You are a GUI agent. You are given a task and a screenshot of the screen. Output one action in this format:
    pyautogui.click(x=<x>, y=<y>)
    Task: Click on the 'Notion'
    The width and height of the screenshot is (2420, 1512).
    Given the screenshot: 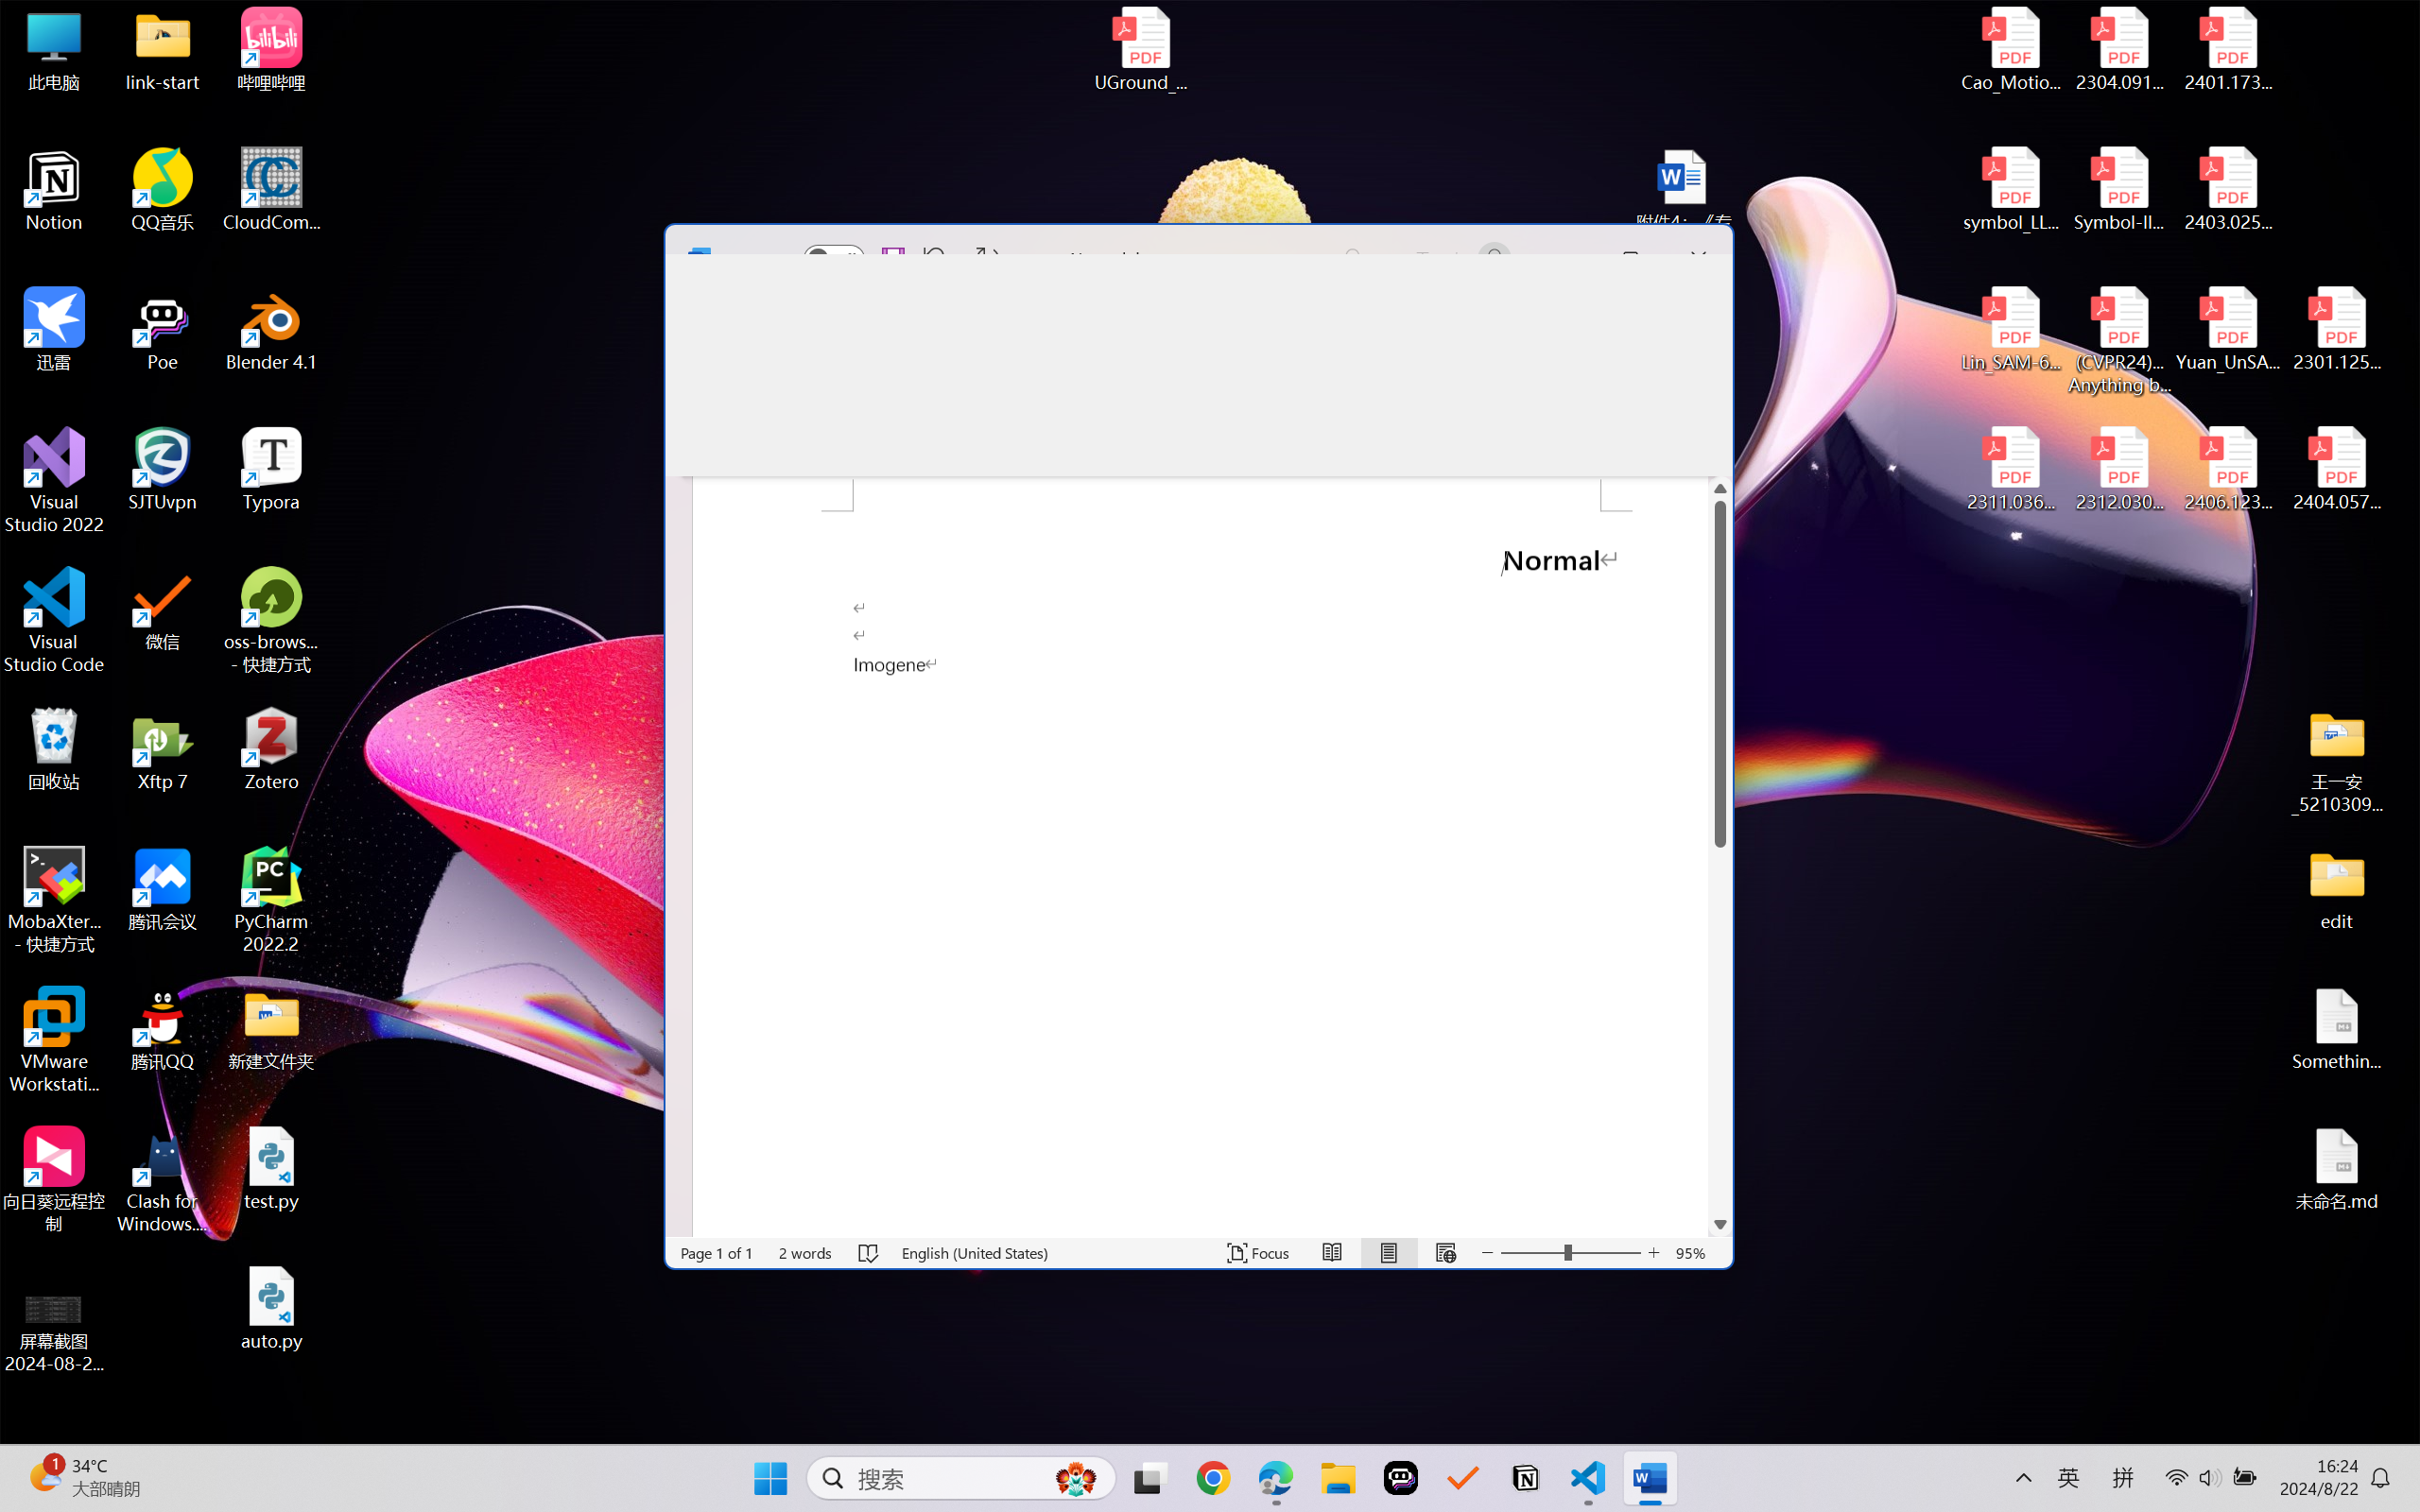 What is the action you would take?
    pyautogui.click(x=53, y=190)
    